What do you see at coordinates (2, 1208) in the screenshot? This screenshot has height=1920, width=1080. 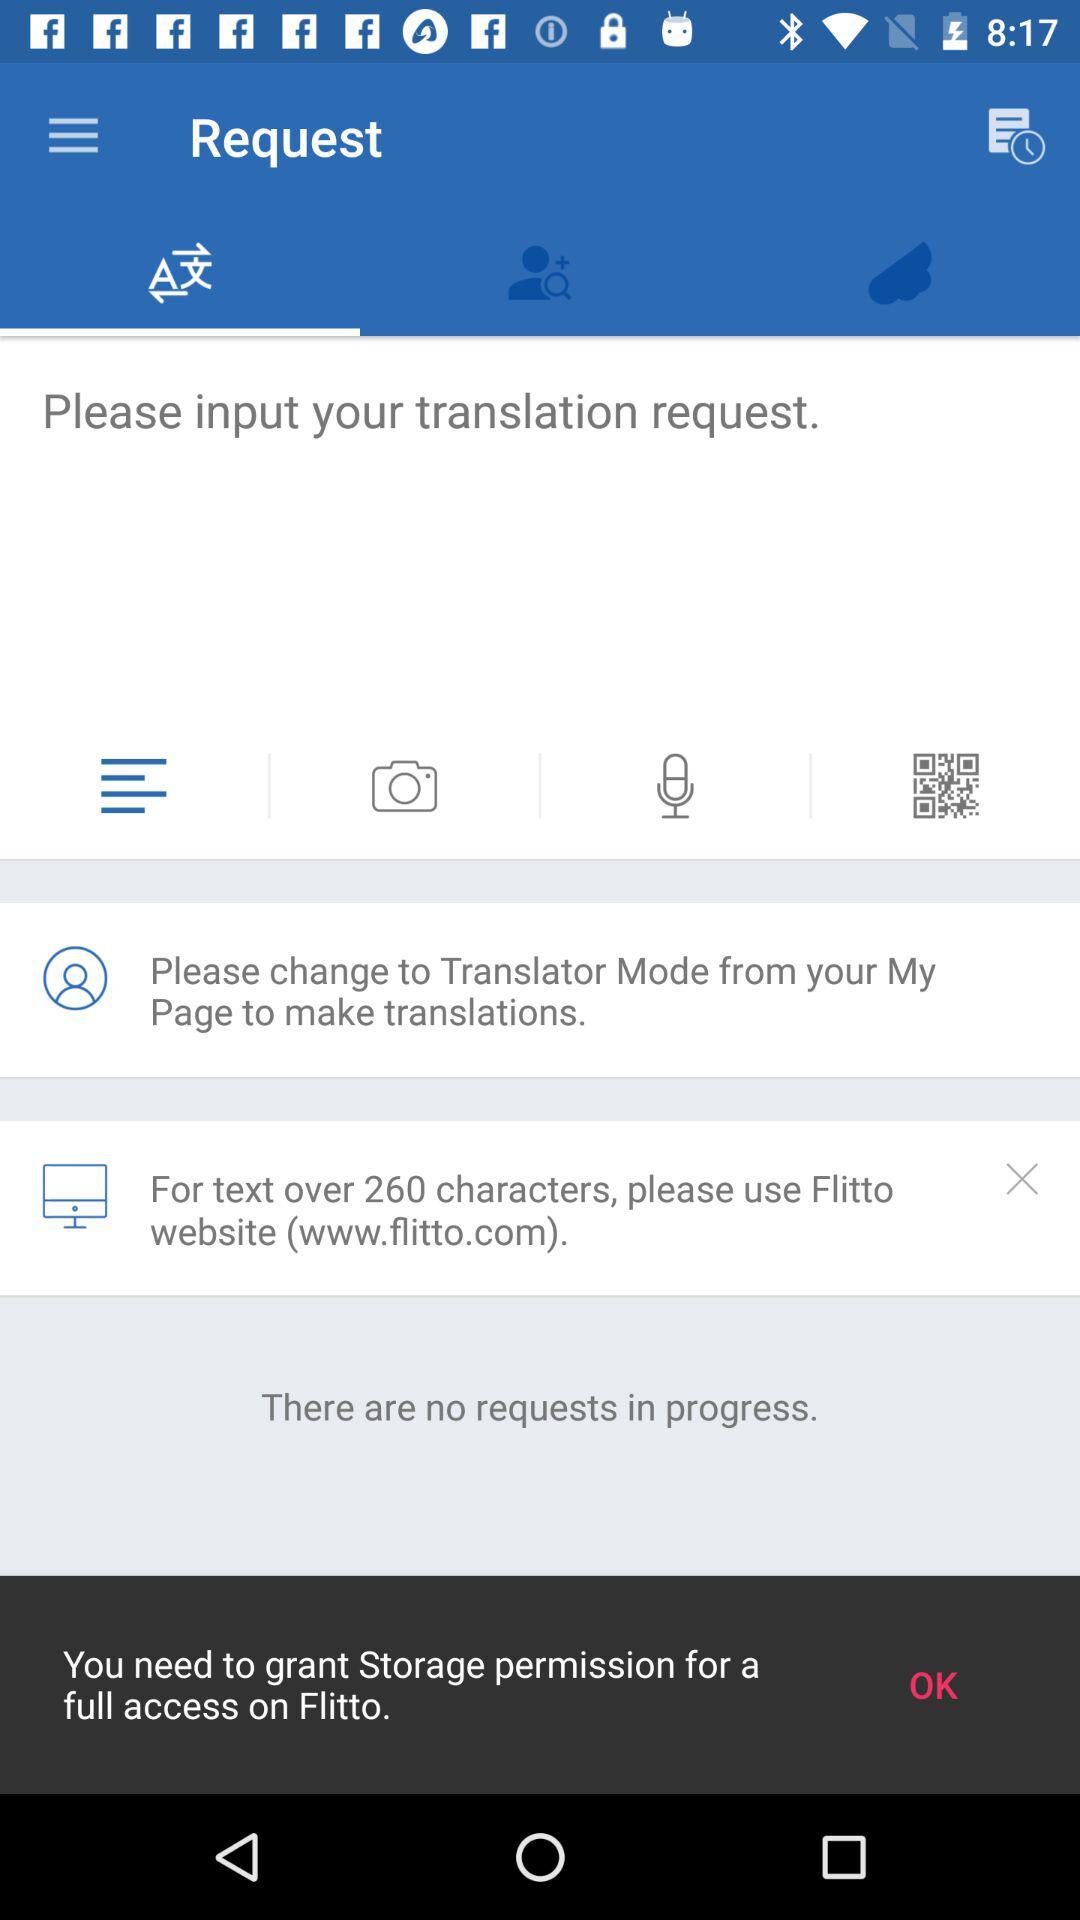 I see `the item above the there are no icon` at bounding box center [2, 1208].